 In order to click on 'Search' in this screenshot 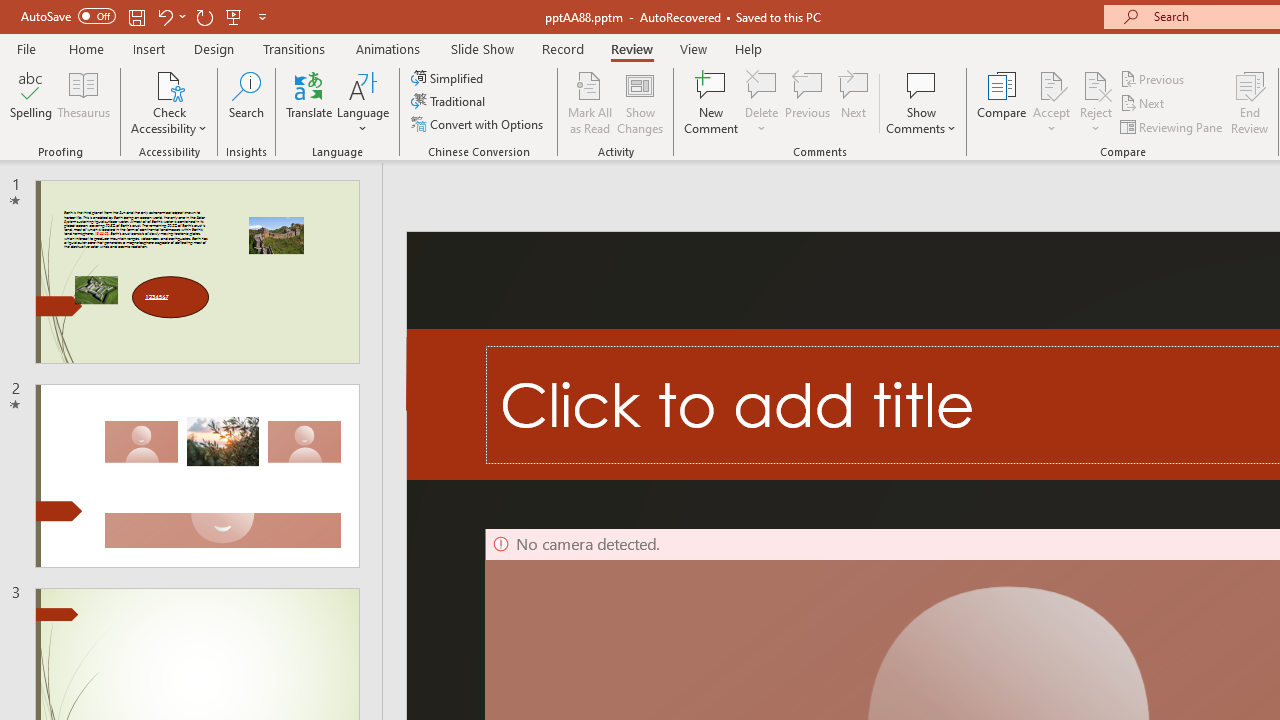, I will do `click(246, 103)`.